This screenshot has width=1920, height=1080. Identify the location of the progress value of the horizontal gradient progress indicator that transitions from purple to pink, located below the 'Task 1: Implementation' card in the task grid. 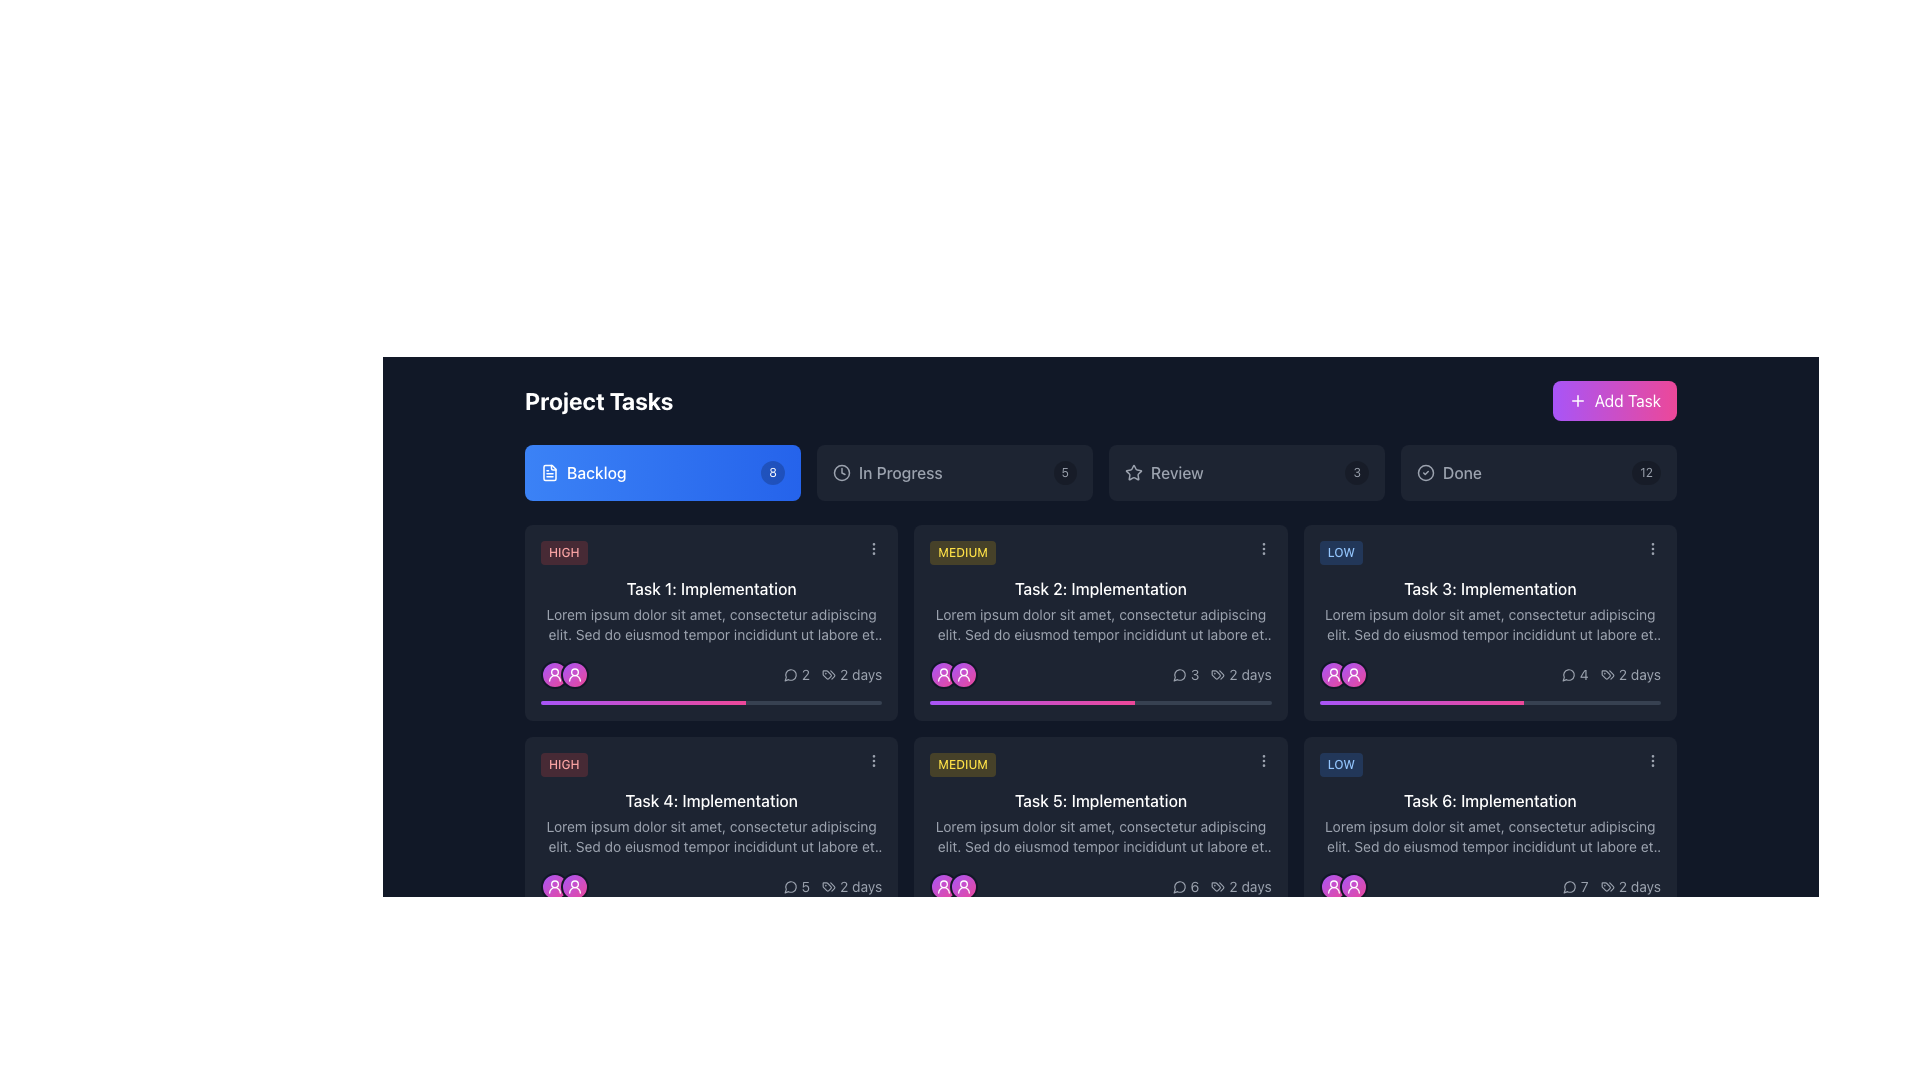
(643, 701).